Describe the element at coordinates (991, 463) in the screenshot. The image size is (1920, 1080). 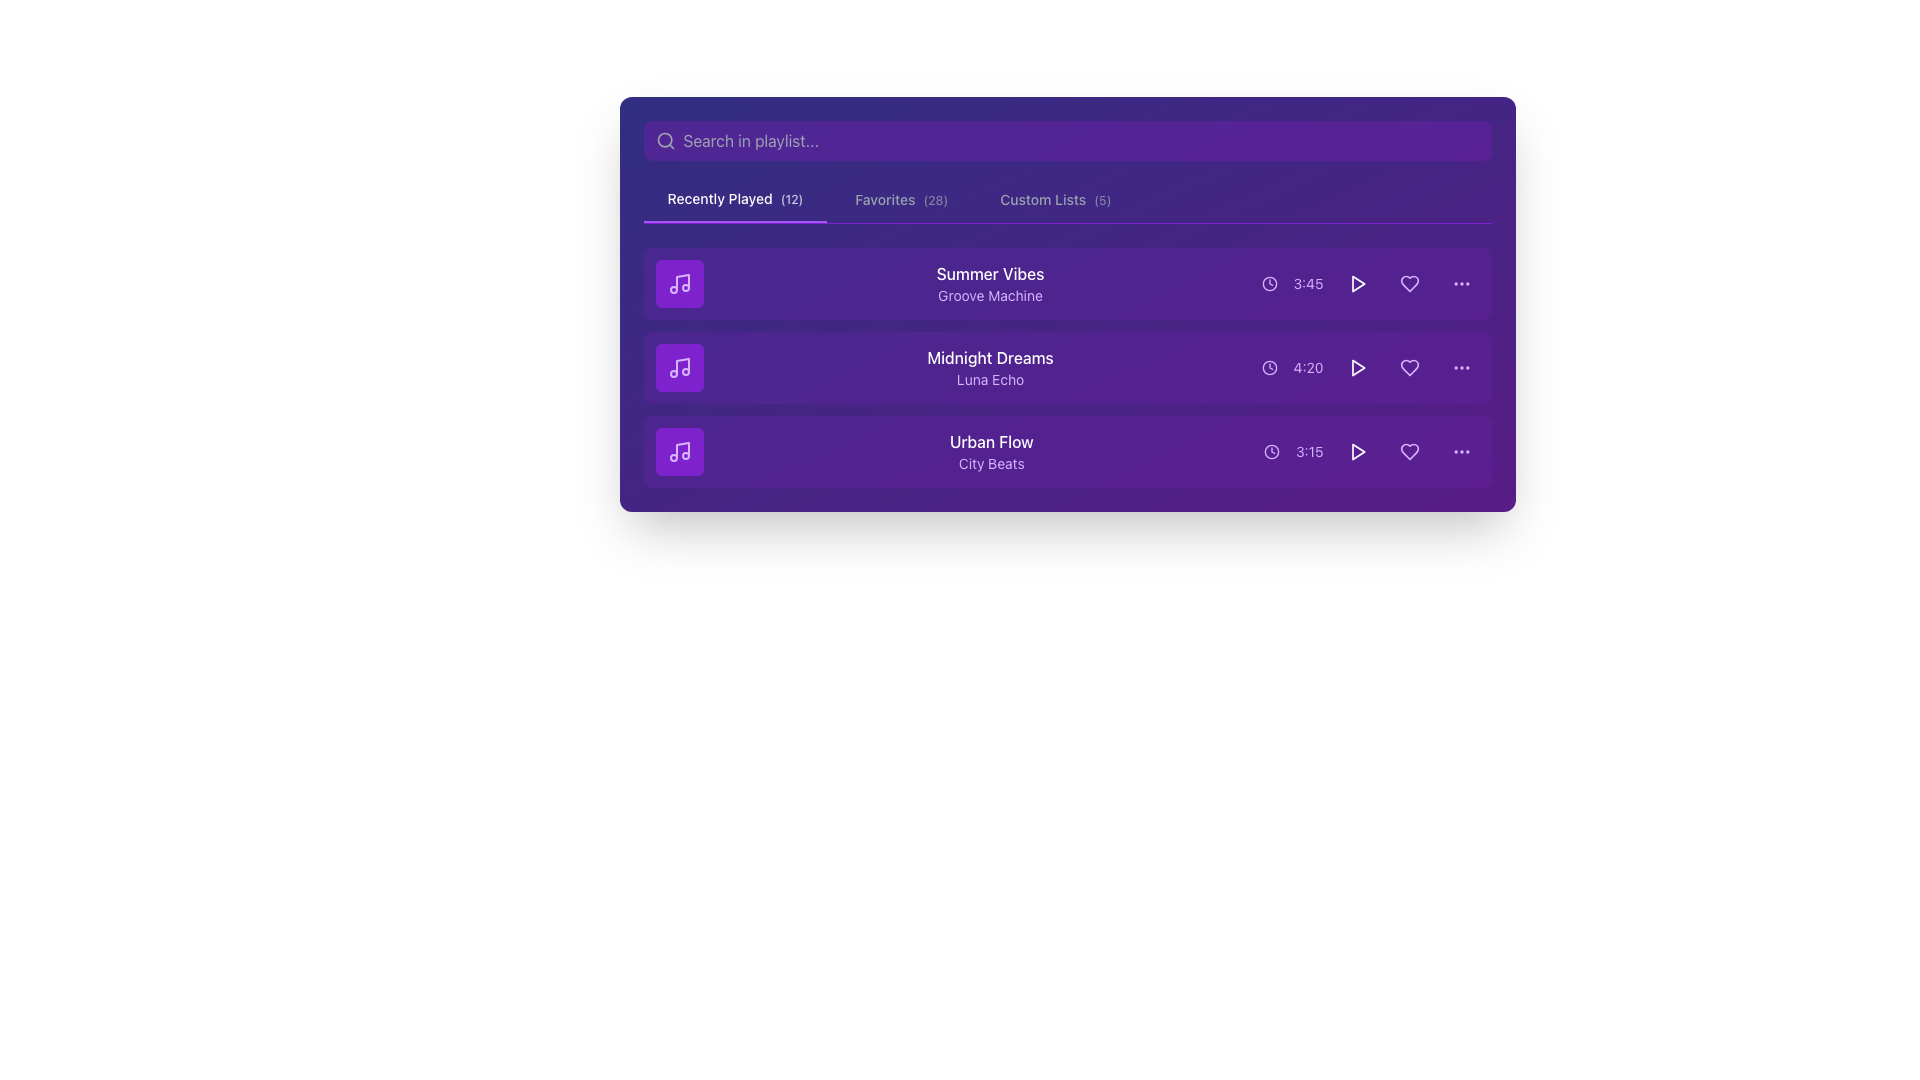
I see `the text label displaying 'City Beats', which is styled in a smaller purple font and positioned below the larger white text 'Urban Flow' in a music playlist interface` at that location.